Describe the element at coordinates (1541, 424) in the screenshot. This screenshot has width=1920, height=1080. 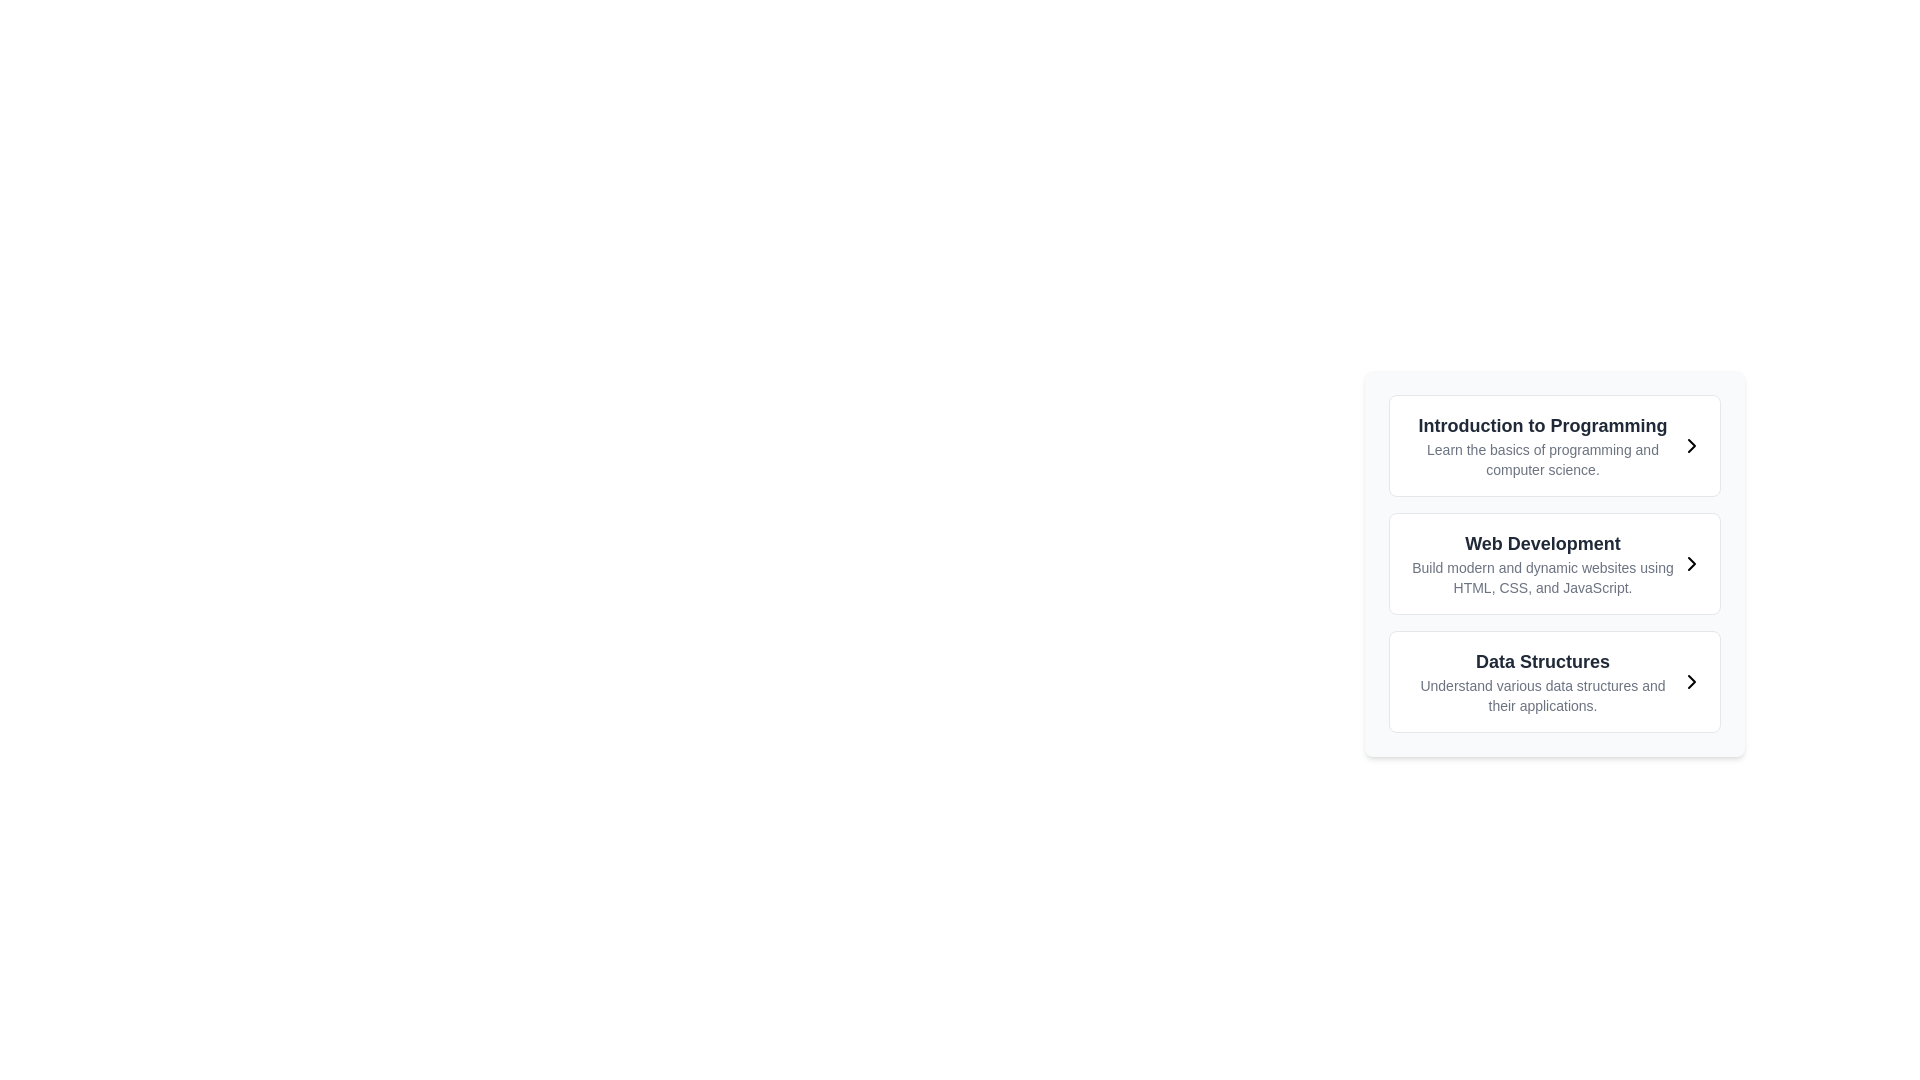
I see `the static text label 'Introduction to Programming' which is styled in bold and large font, located in the top-left portion of the menu box` at that location.